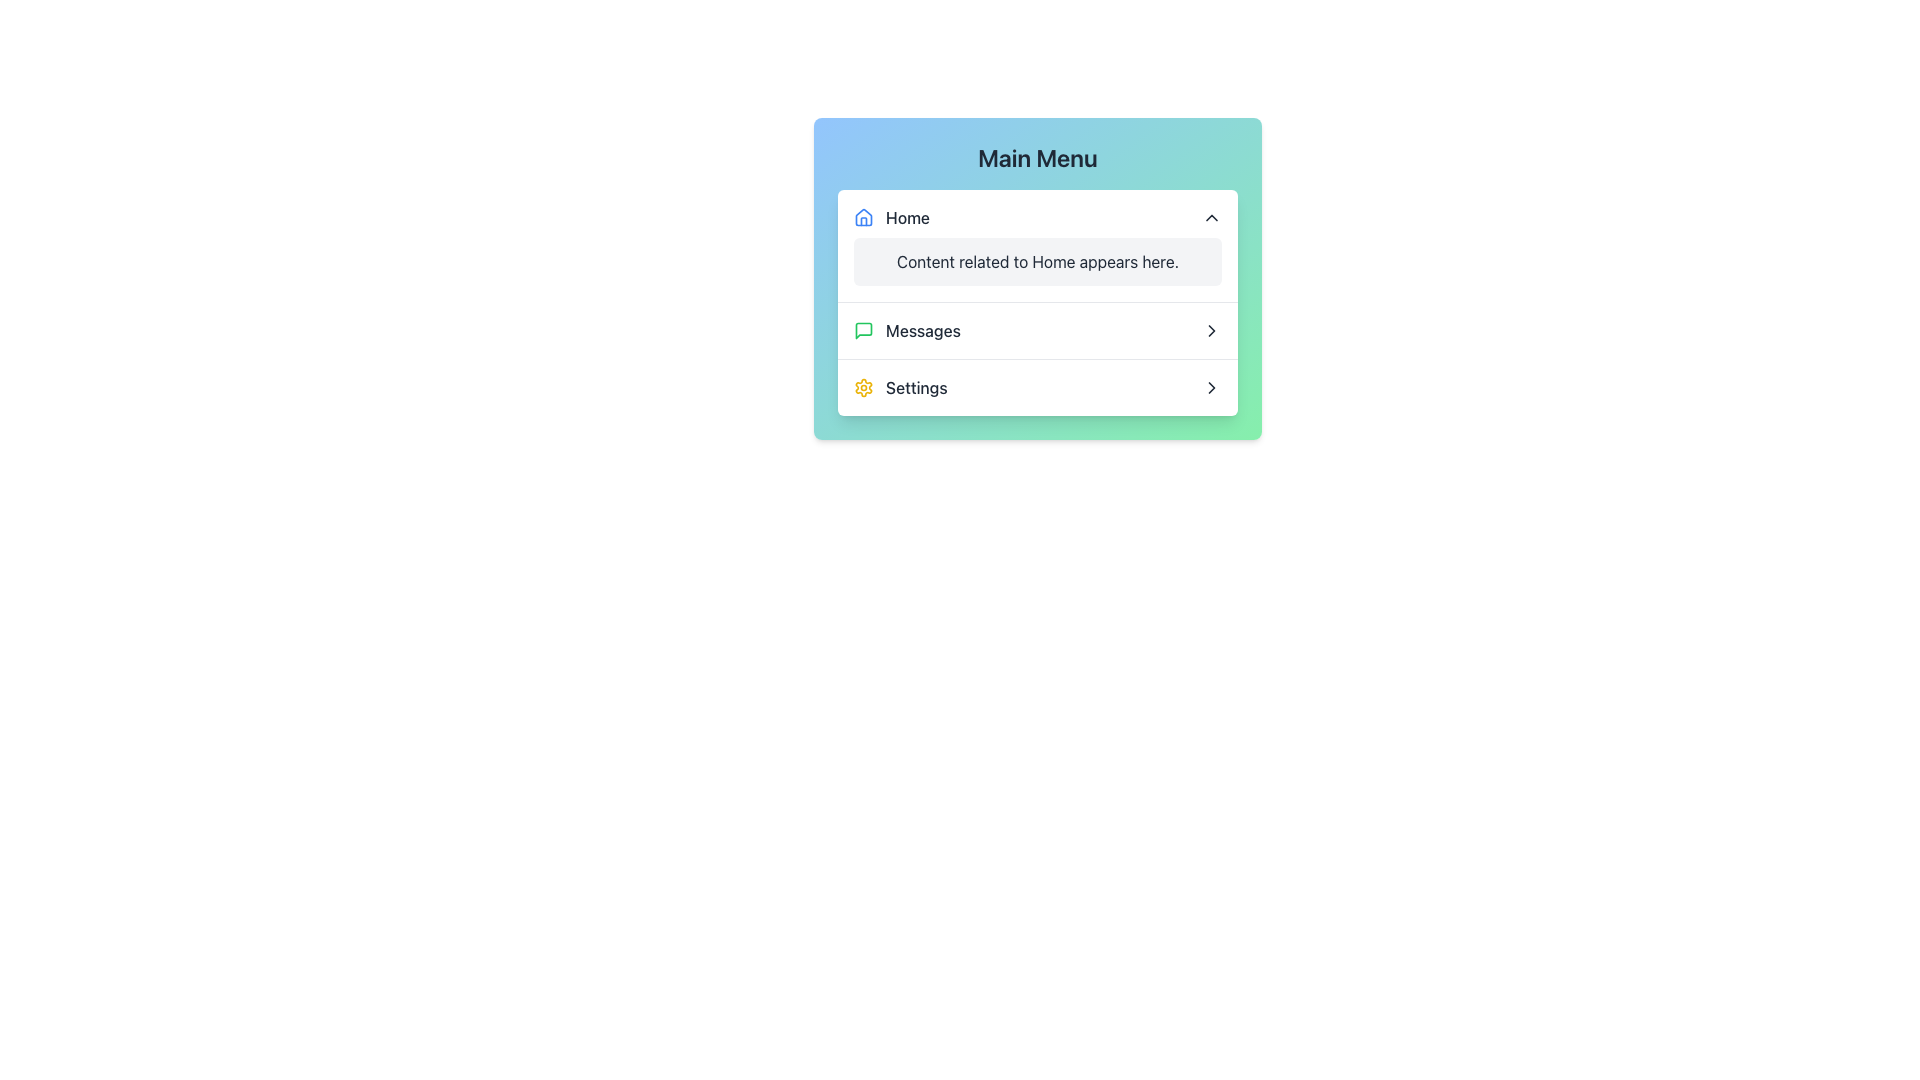  What do you see at coordinates (864, 218) in the screenshot?
I see `the Home icon, which is the first graphical element in the Main Menu list item` at bounding box center [864, 218].